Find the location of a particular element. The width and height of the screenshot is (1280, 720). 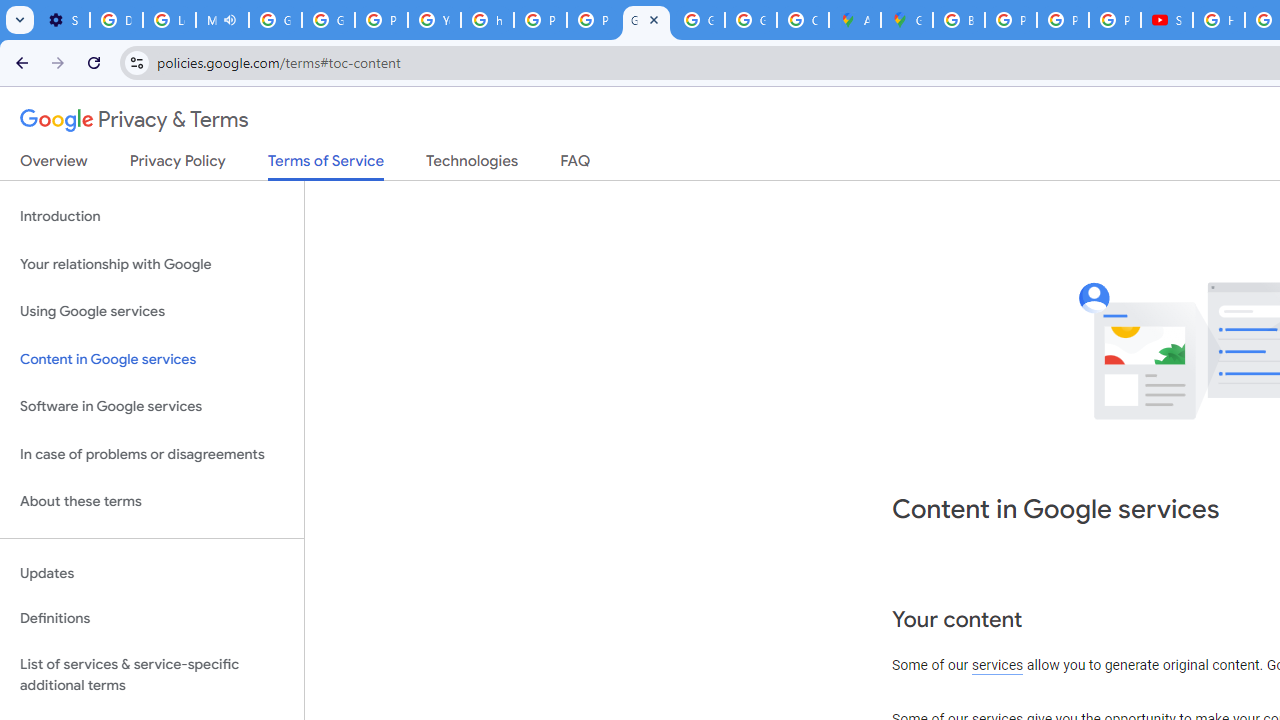

'Your relationship with Google' is located at coordinates (151, 263).